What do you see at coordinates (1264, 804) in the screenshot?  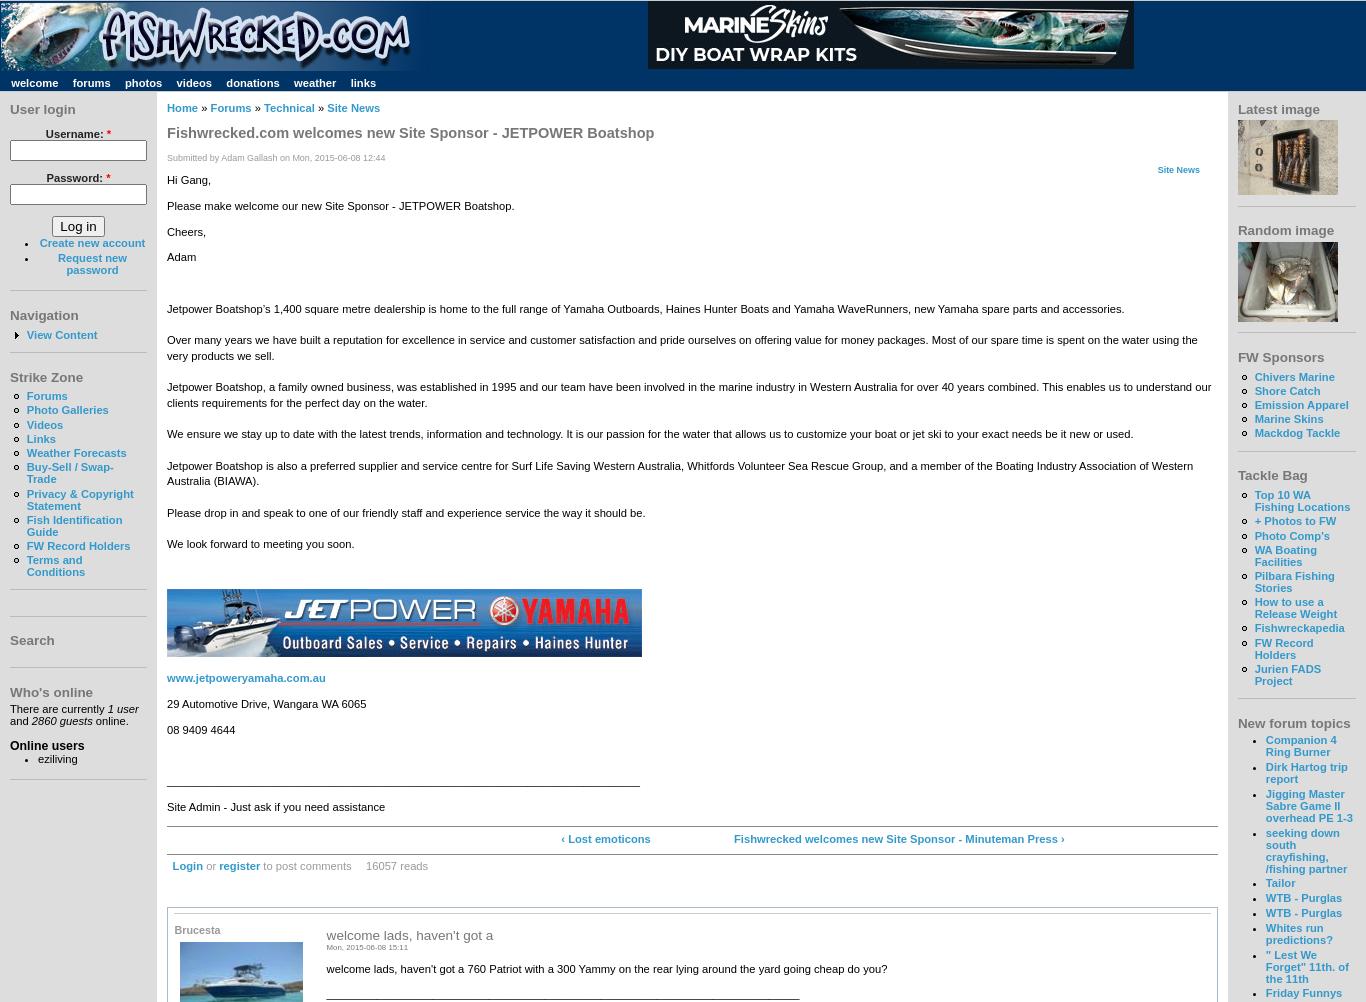 I see `'Jigging Master Sabre Game II overhead PE 1-3'` at bounding box center [1264, 804].